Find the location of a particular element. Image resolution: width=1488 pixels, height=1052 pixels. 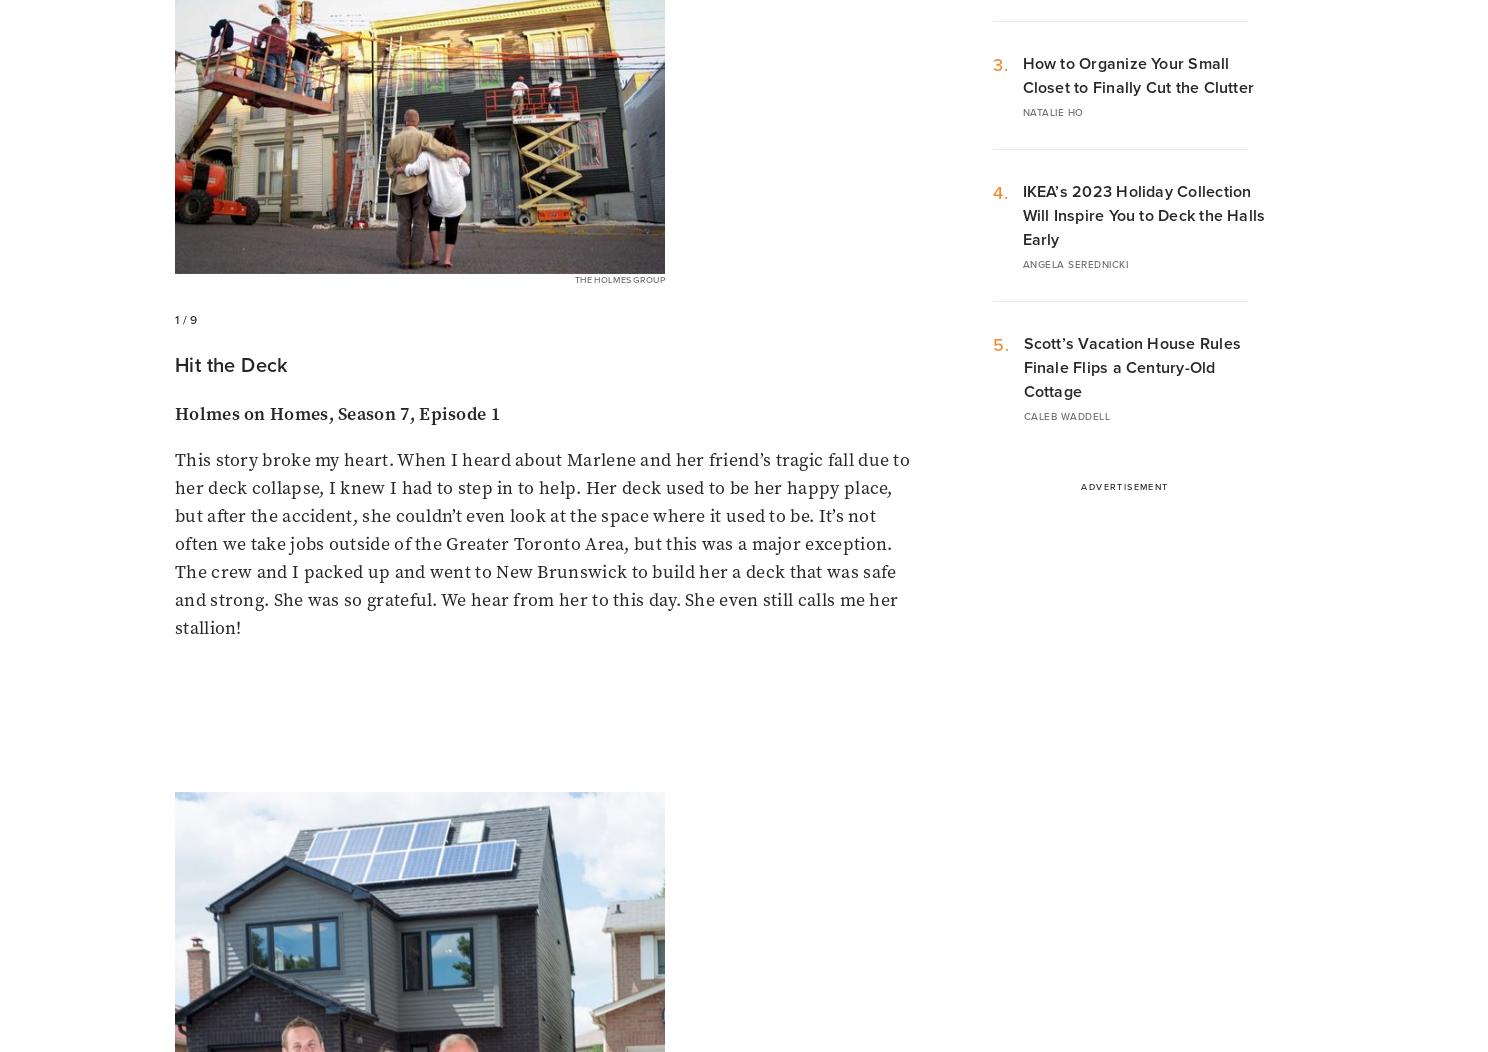

'Sign up for Newsletter' is located at coordinates (366, 824).